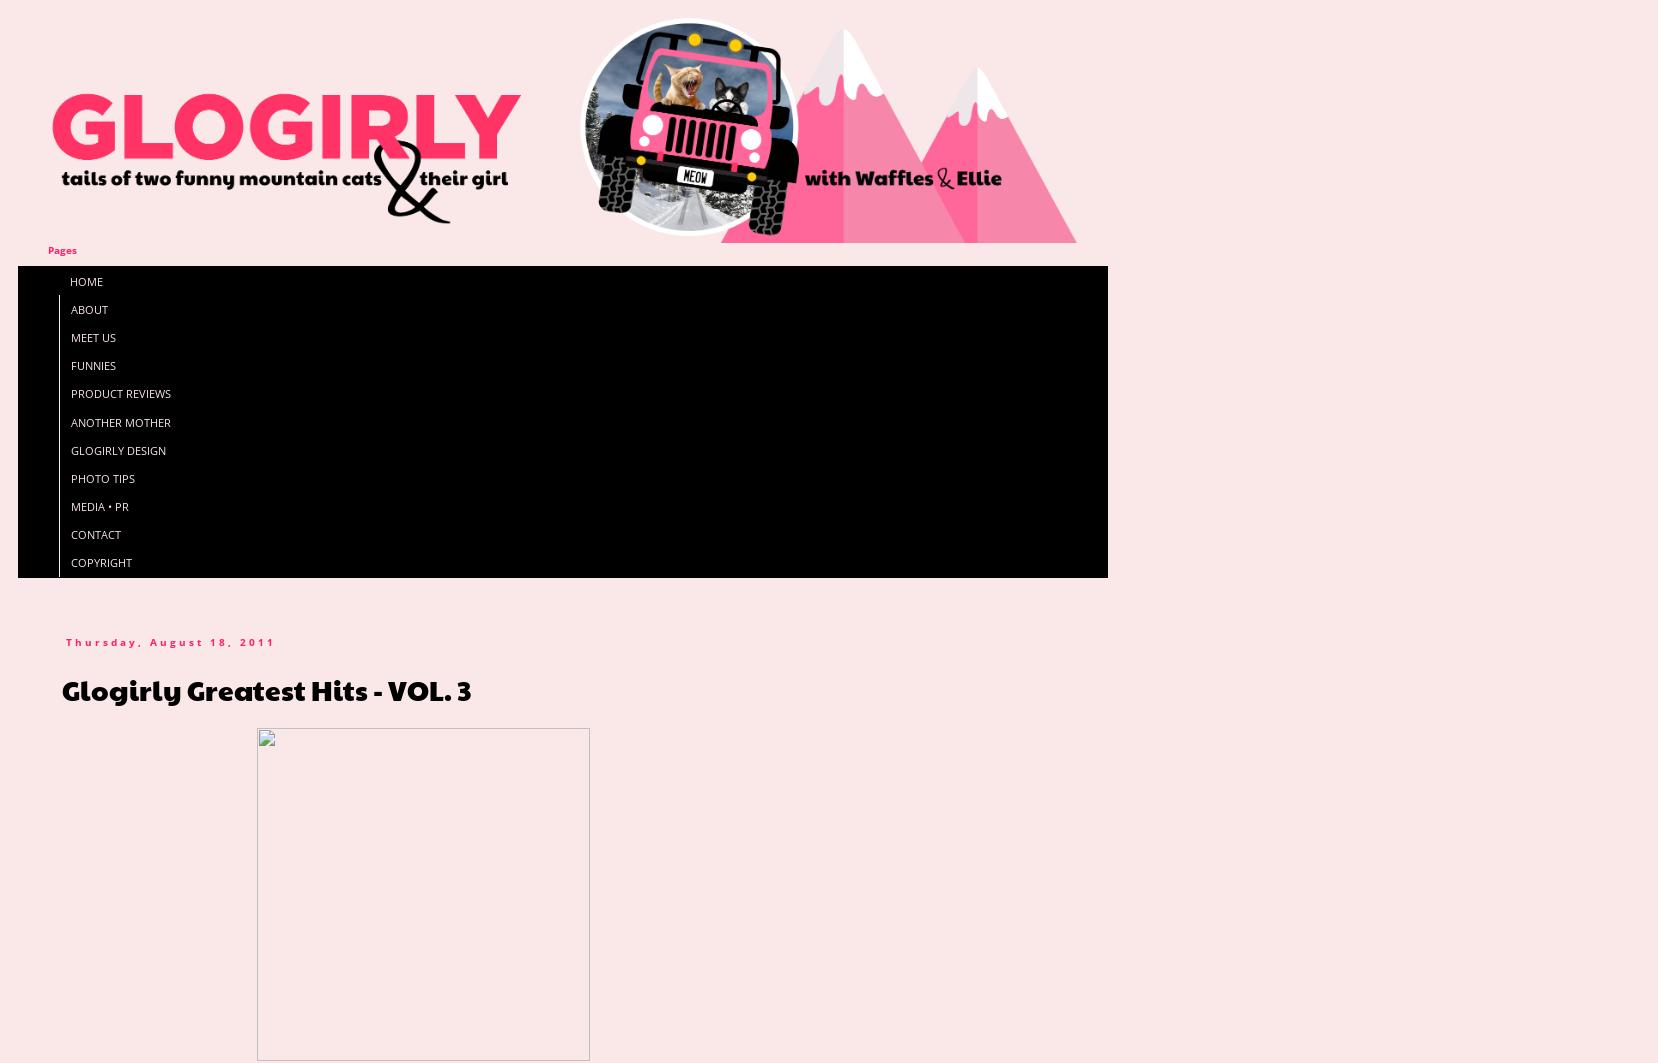 The width and height of the screenshot is (1658, 1063). Describe the element at coordinates (98, 506) in the screenshot. I see `'MEDIA • PR'` at that location.